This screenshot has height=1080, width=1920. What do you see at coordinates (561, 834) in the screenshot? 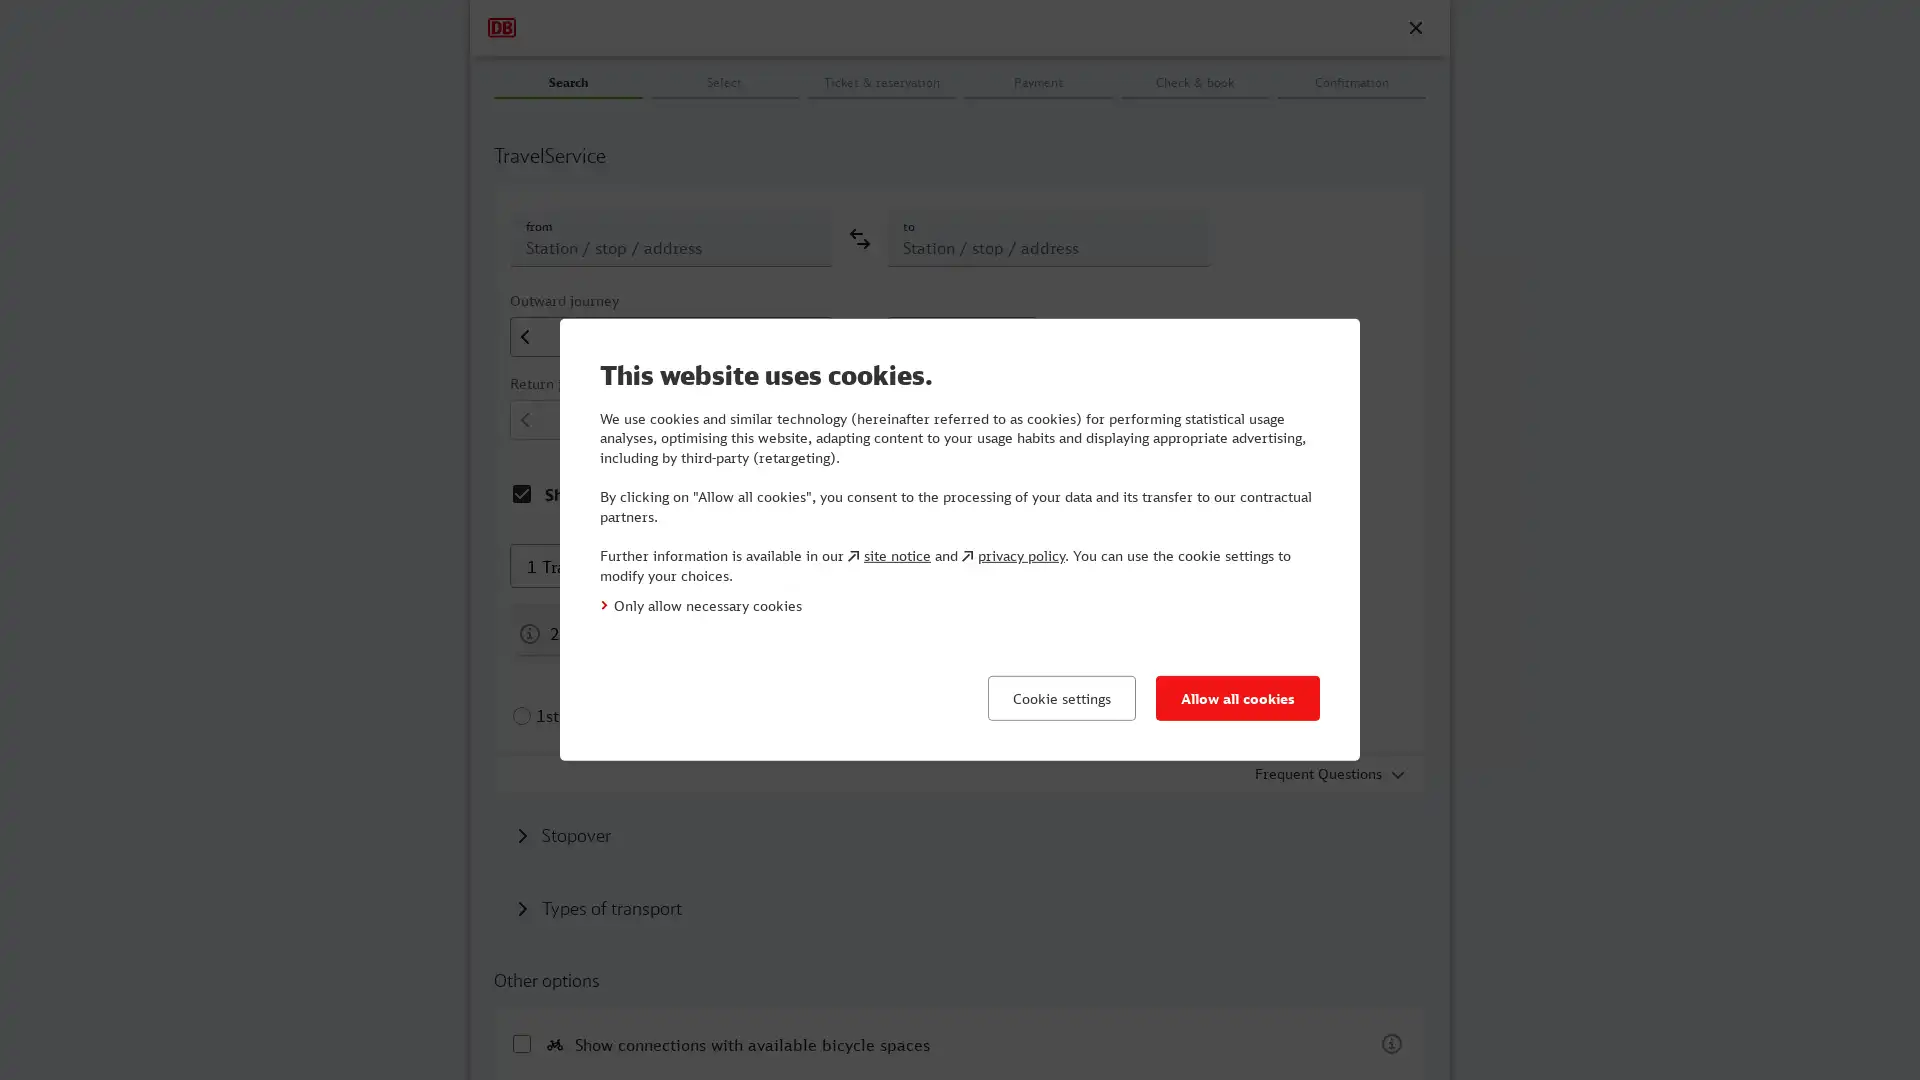
I see `Add intermediate stops` at bounding box center [561, 834].